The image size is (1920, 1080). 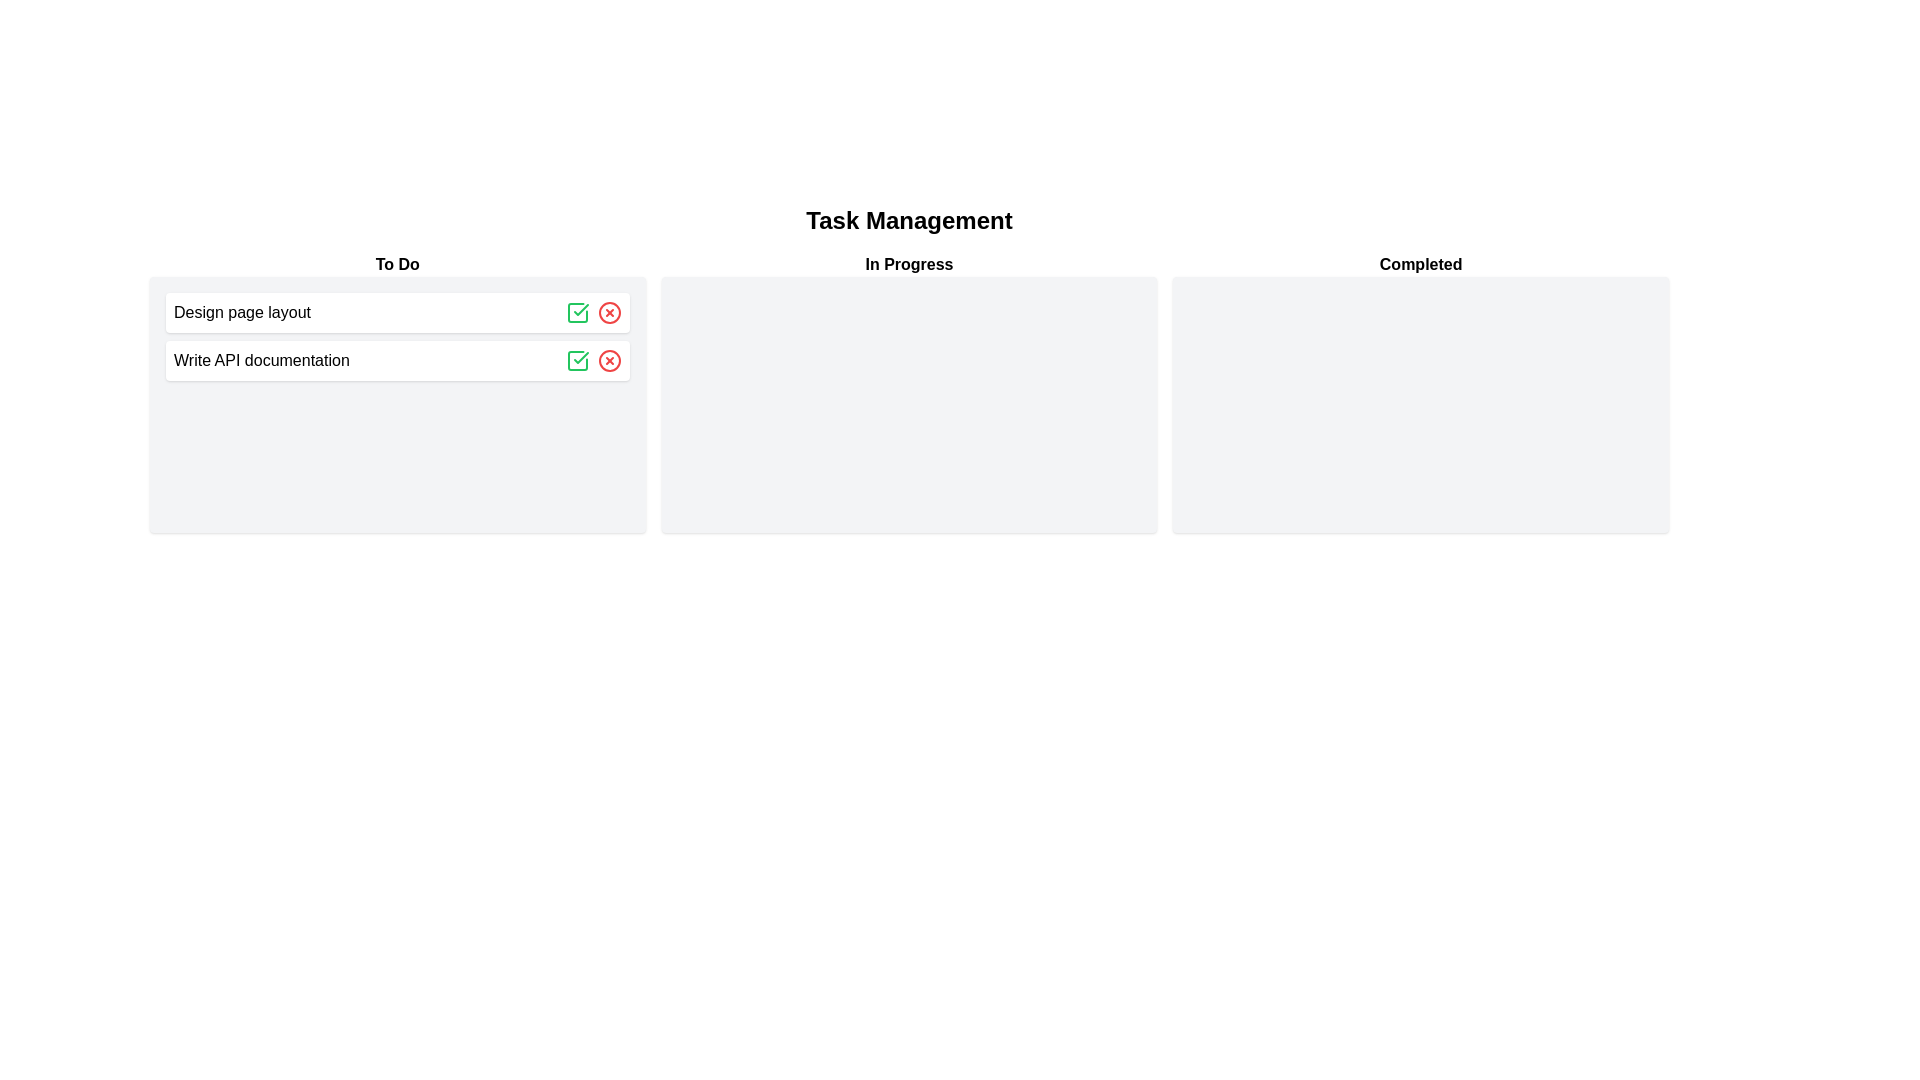 What do you see at coordinates (240, 312) in the screenshot?
I see `the task name to select or edit it` at bounding box center [240, 312].